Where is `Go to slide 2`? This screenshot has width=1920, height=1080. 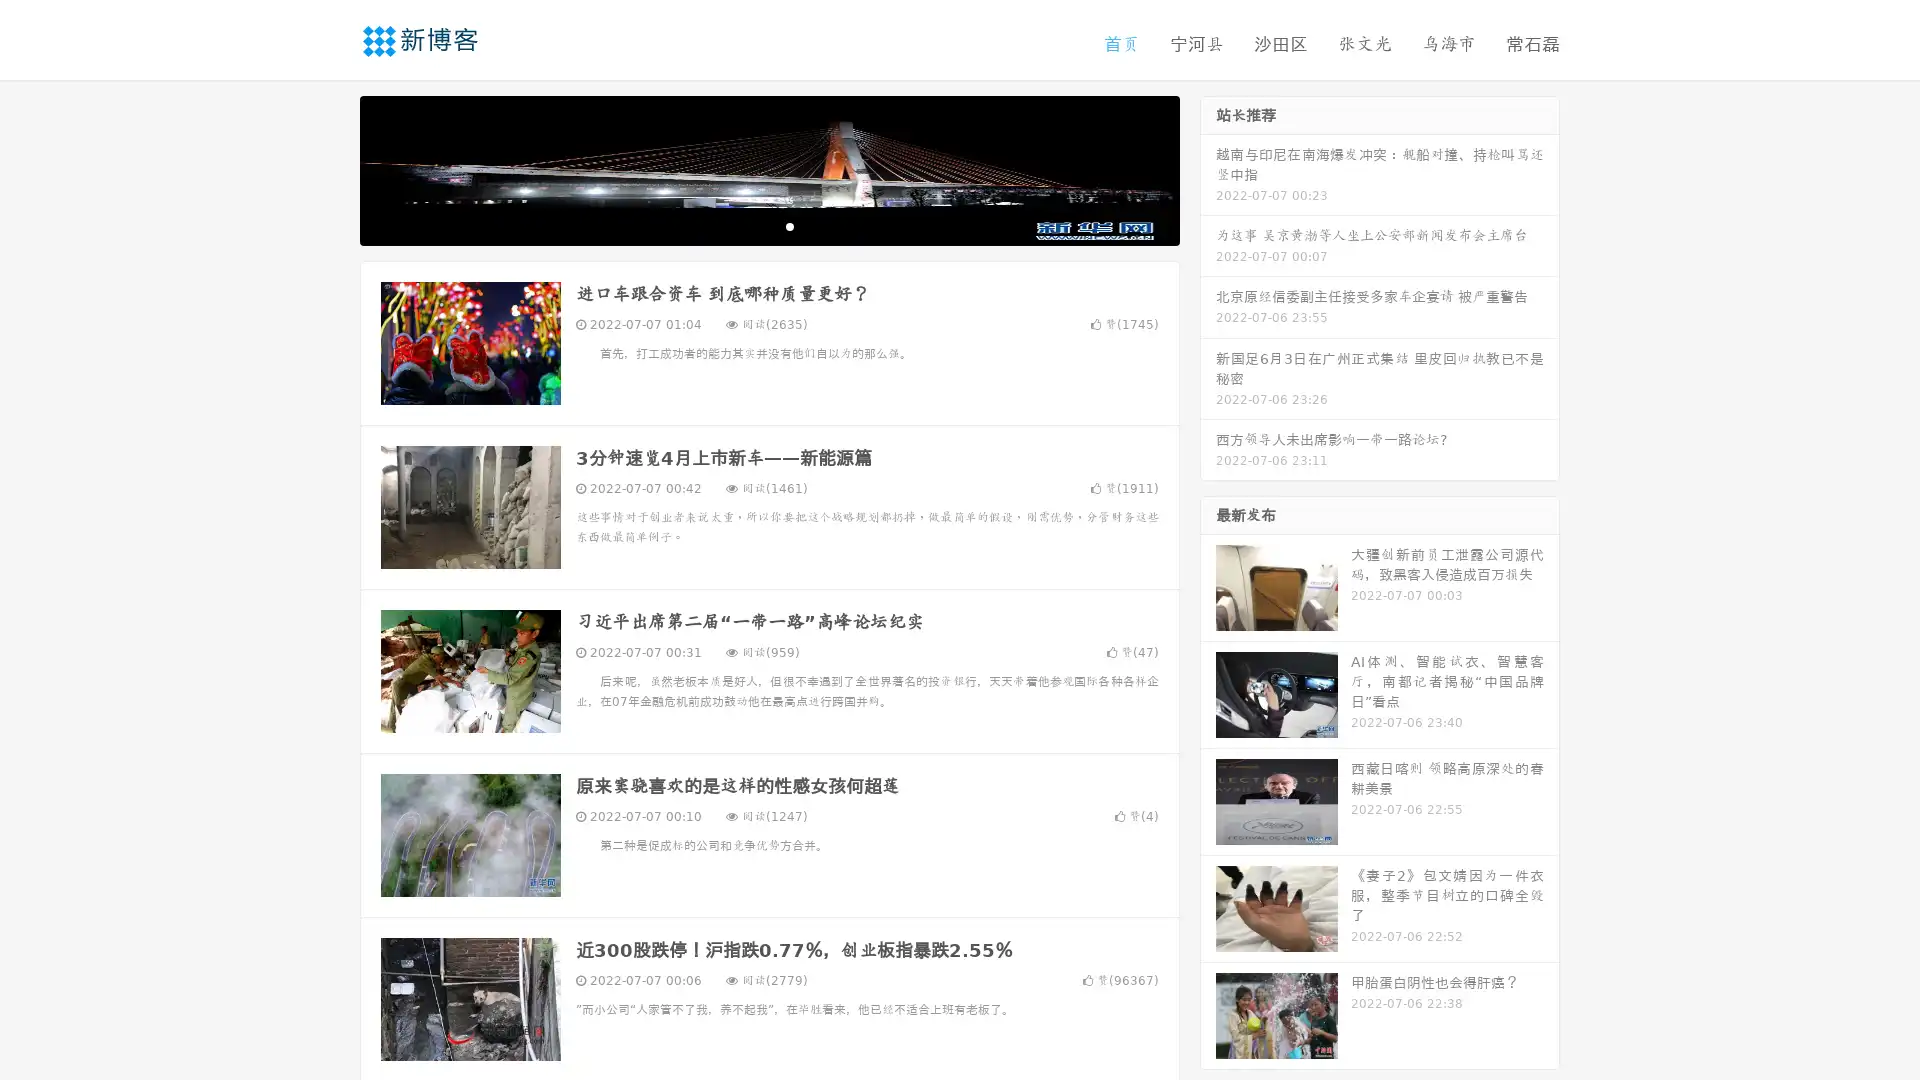 Go to slide 2 is located at coordinates (768, 225).